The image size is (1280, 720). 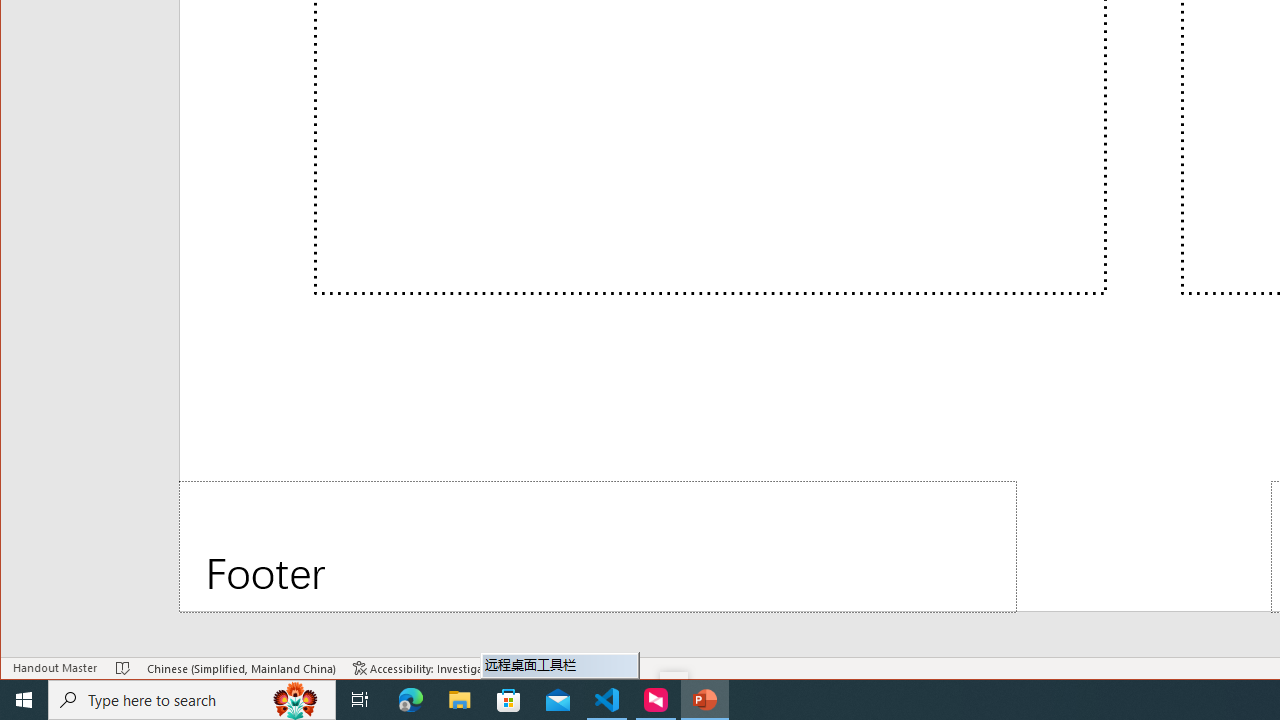 What do you see at coordinates (459, 698) in the screenshot?
I see `'File Explorer'` at bounding box center [459, 698].